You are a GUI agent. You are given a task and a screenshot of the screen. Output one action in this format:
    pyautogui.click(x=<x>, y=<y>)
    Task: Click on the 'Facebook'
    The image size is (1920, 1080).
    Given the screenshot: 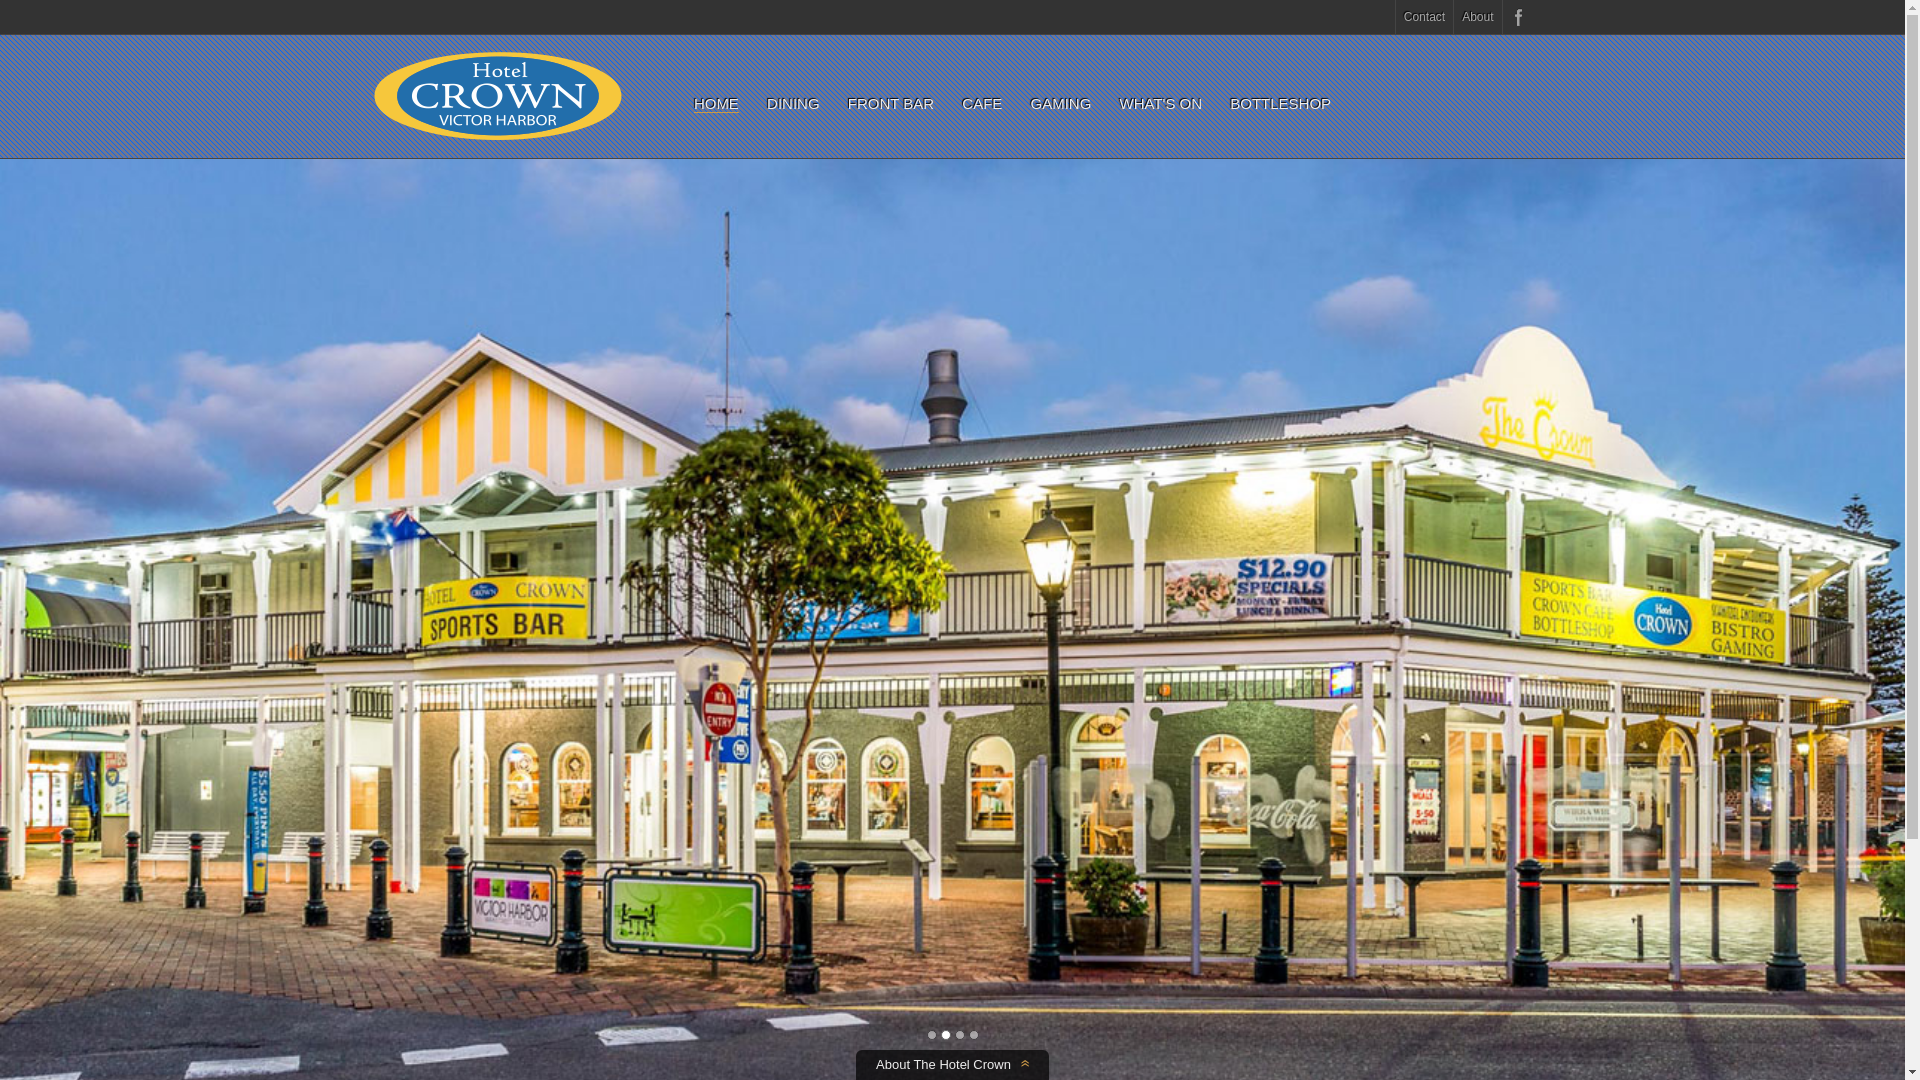 What is the action you would take?
    pyautogui.click(x=1516, y=16)
    